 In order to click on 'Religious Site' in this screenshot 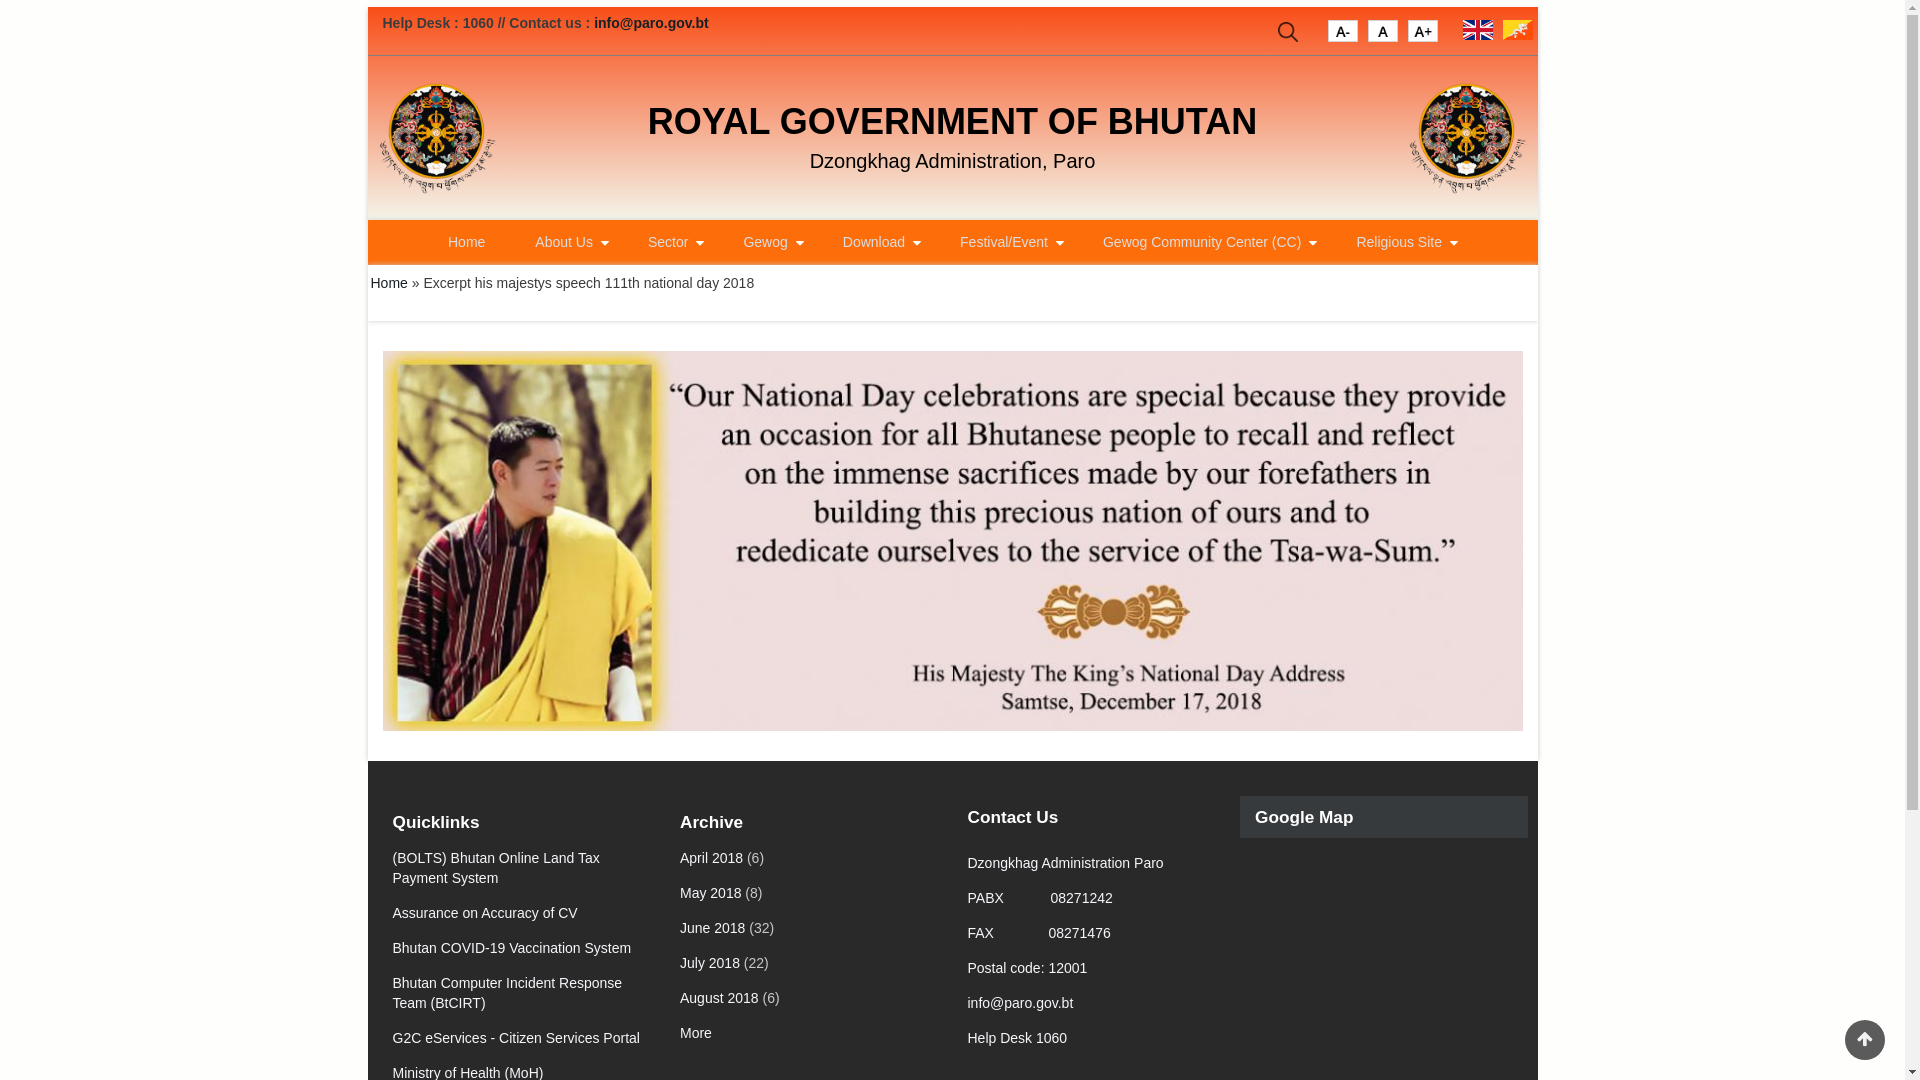, I will do `click(1335, 241)`.